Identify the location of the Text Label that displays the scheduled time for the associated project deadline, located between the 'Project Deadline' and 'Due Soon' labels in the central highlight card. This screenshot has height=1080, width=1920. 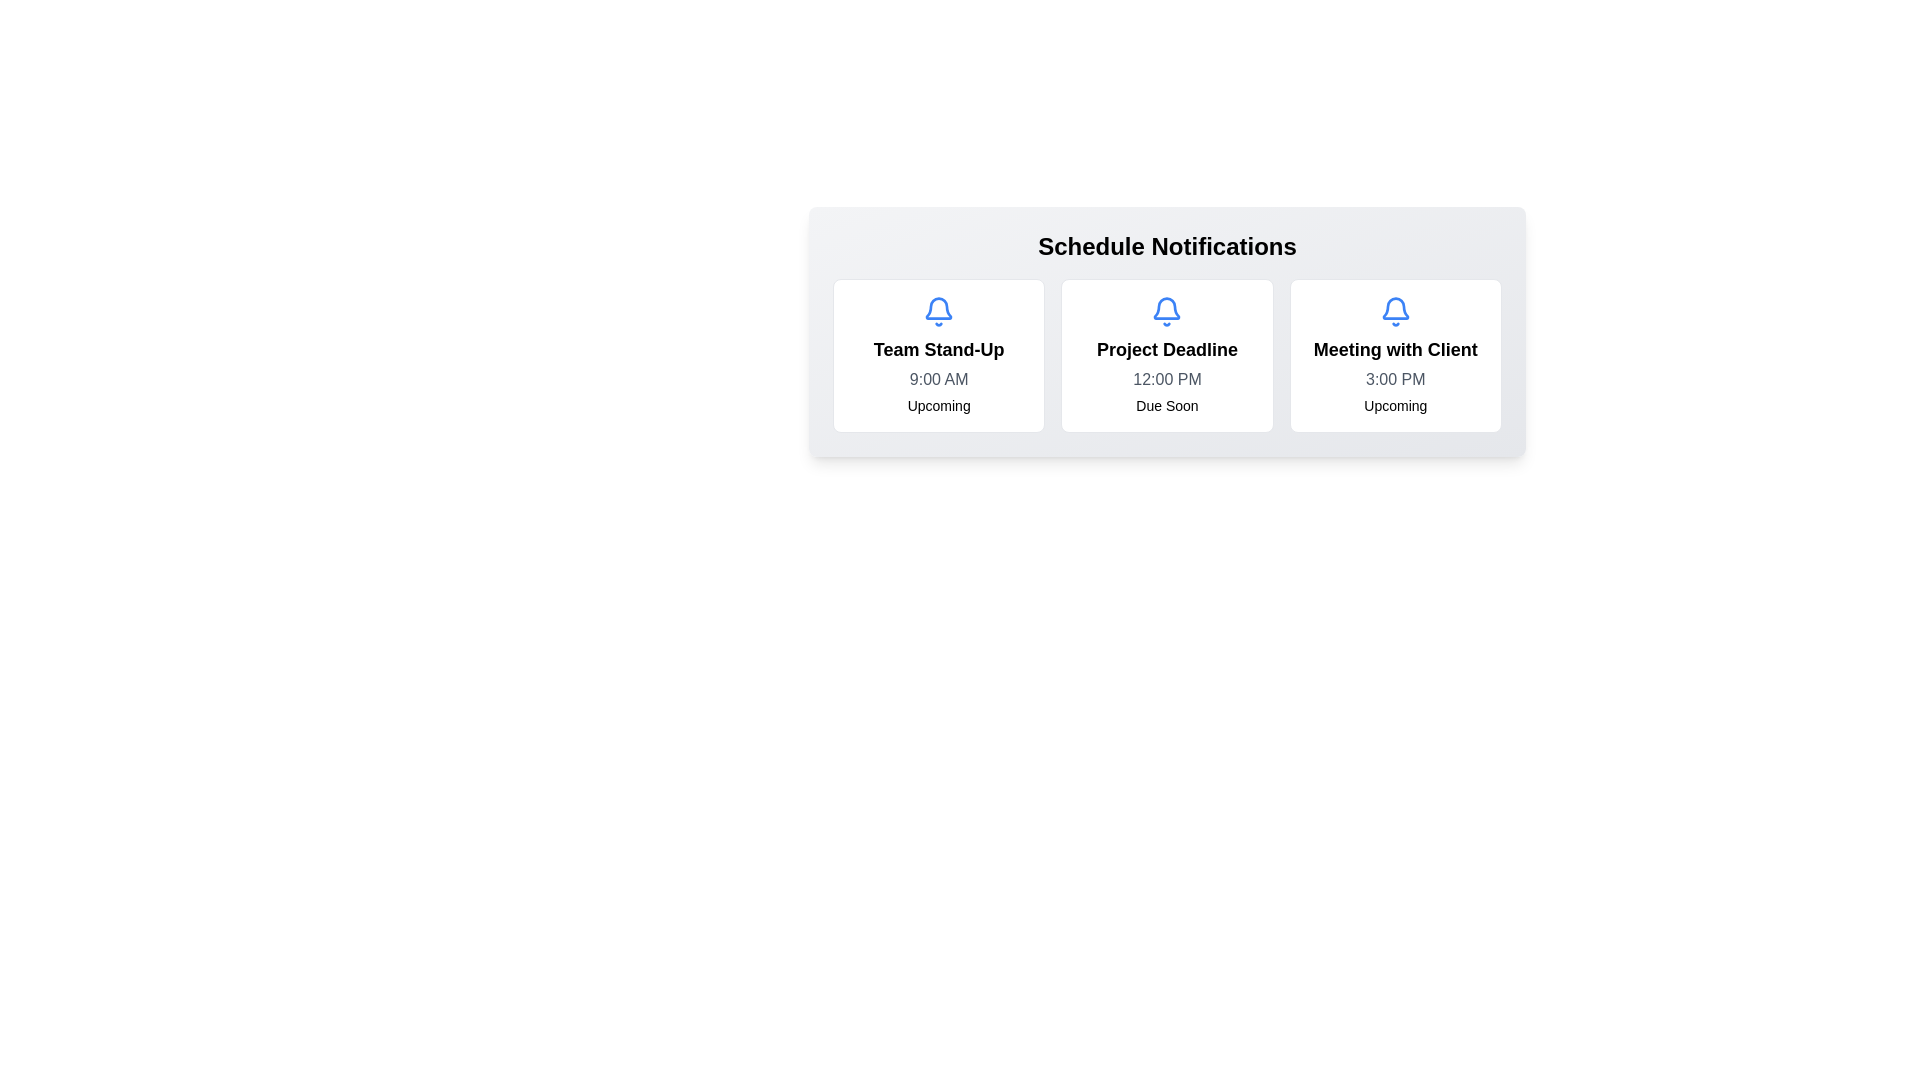
(1167, 380).